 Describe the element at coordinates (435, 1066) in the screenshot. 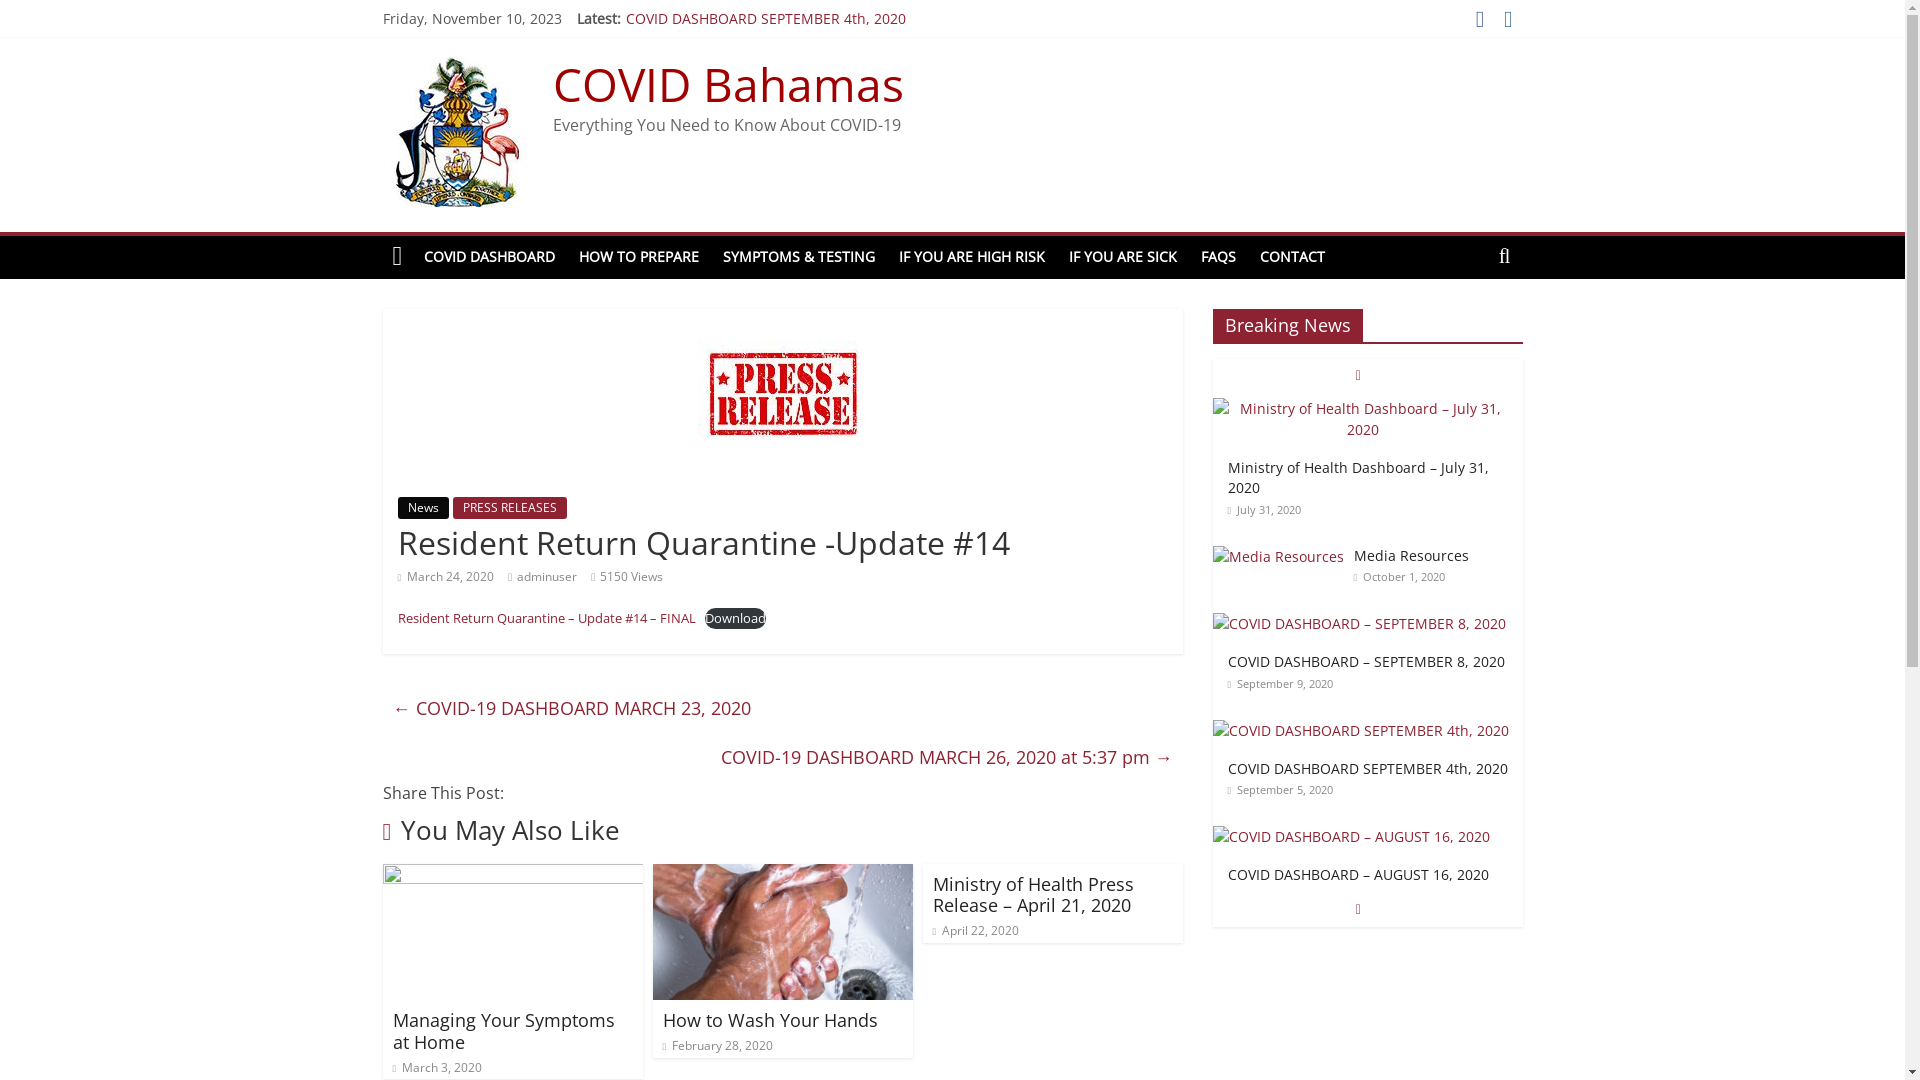

I see `'March 3, 2020'` at that location.